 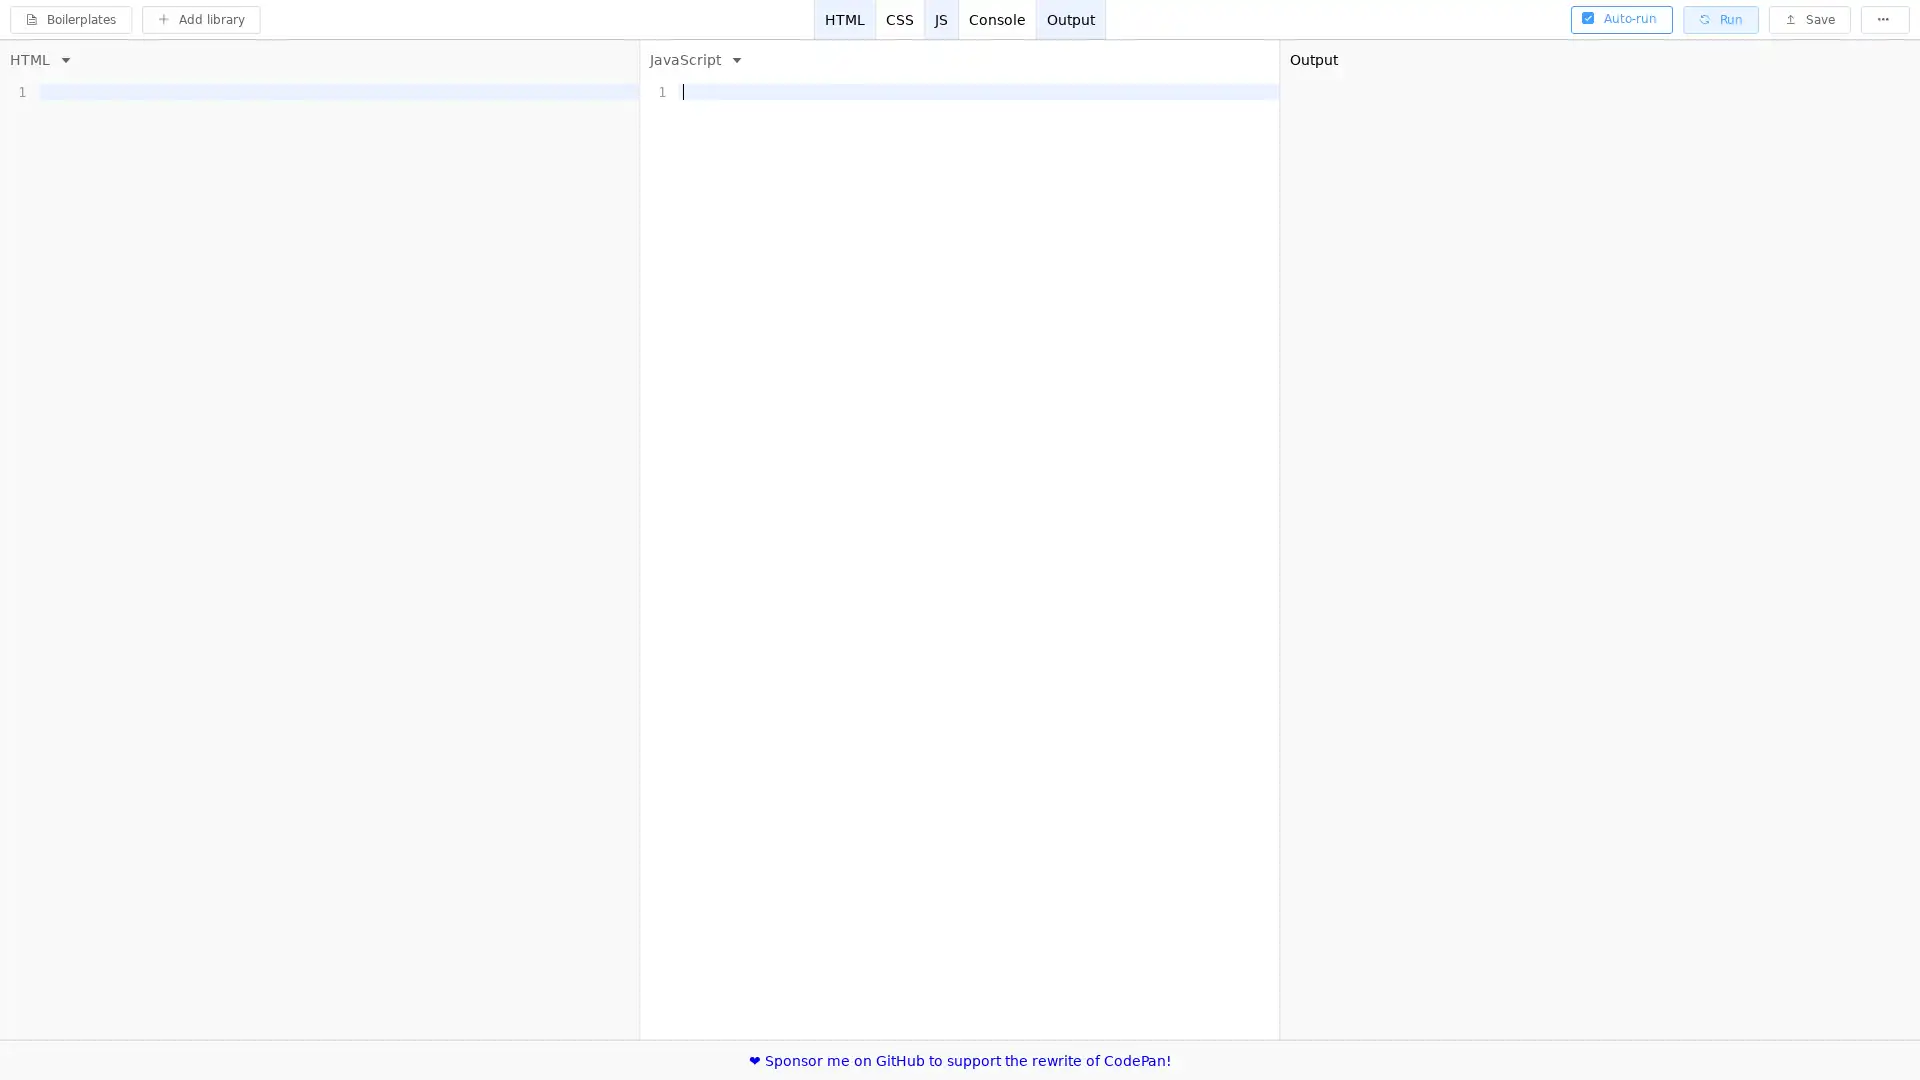 What do you see at coordinates (201, 19) in the screenshot?
I see `Add library` at bounding box center [201, 19].